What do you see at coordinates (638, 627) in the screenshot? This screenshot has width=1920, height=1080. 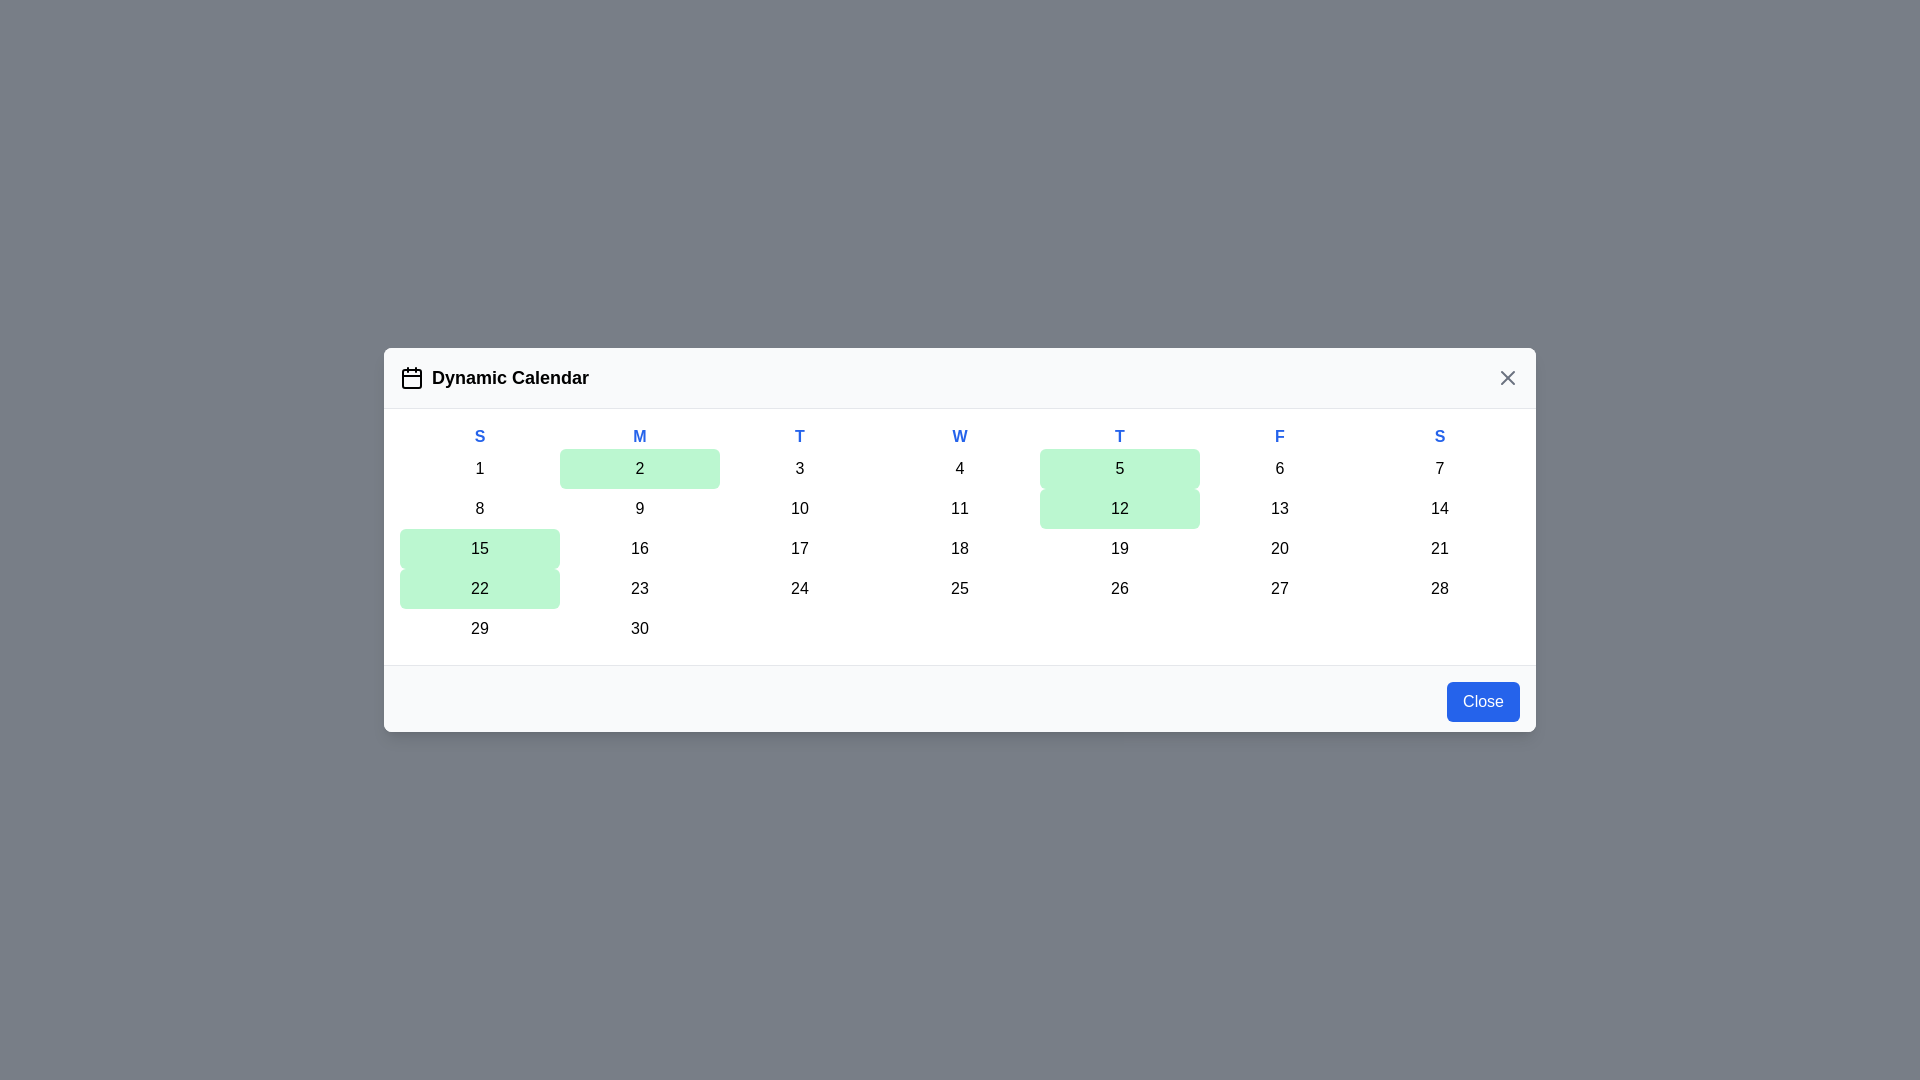 I see `the day cell corresponding to 30` at bounding box center [638, 627].